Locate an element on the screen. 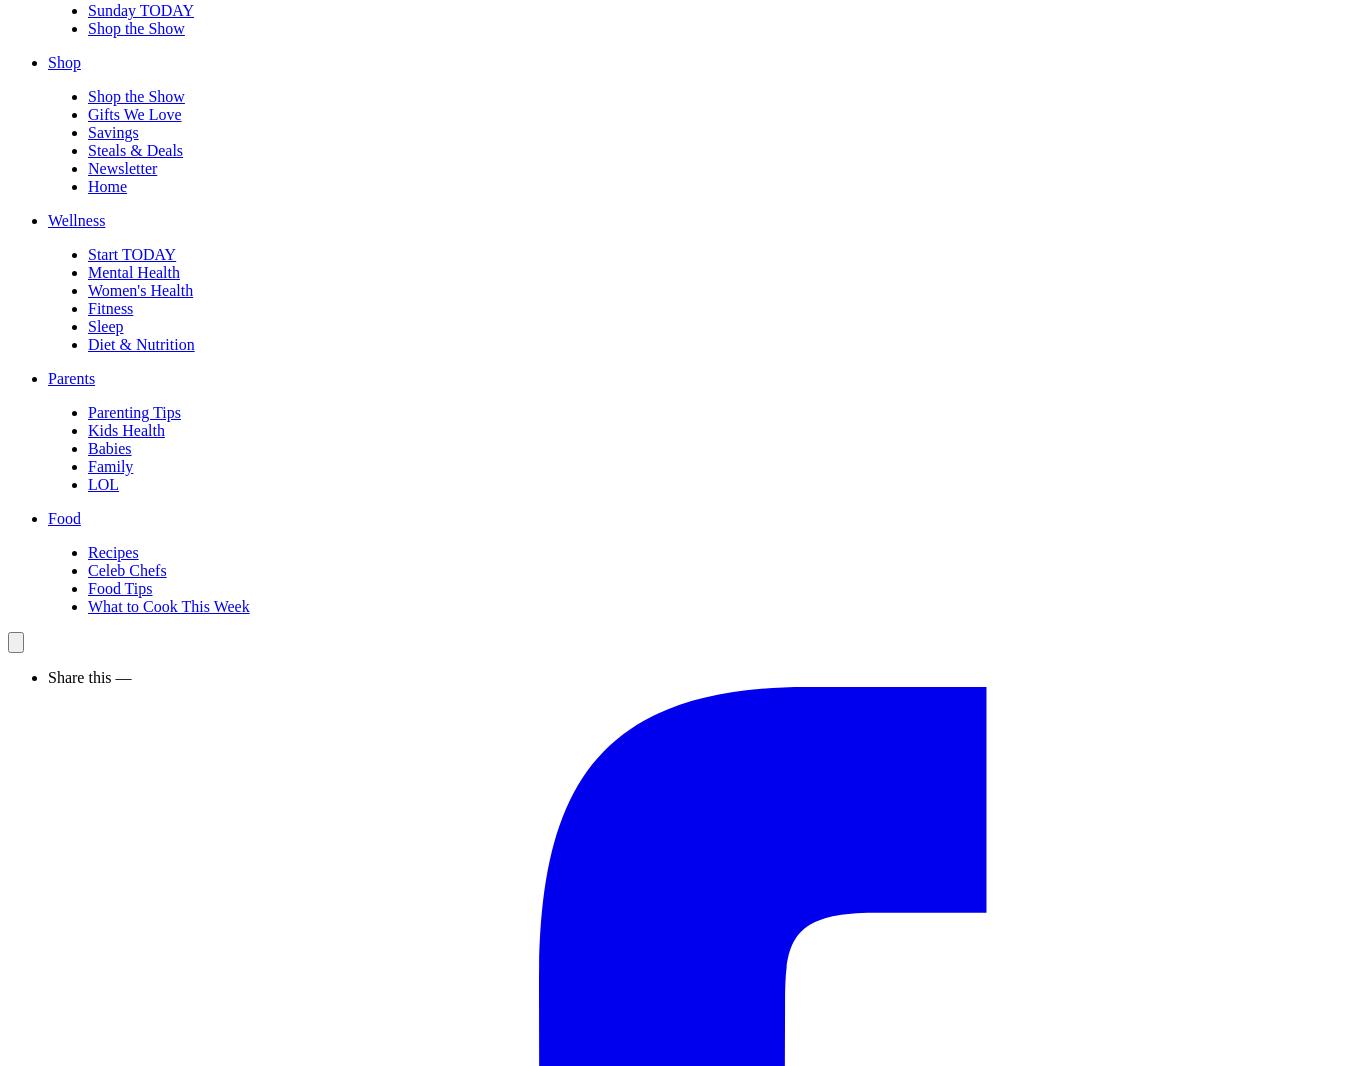 Image resolution: width=1366 pixels, height=1066 pixels. 'Mental Health' is located at coordinates (87, 272).